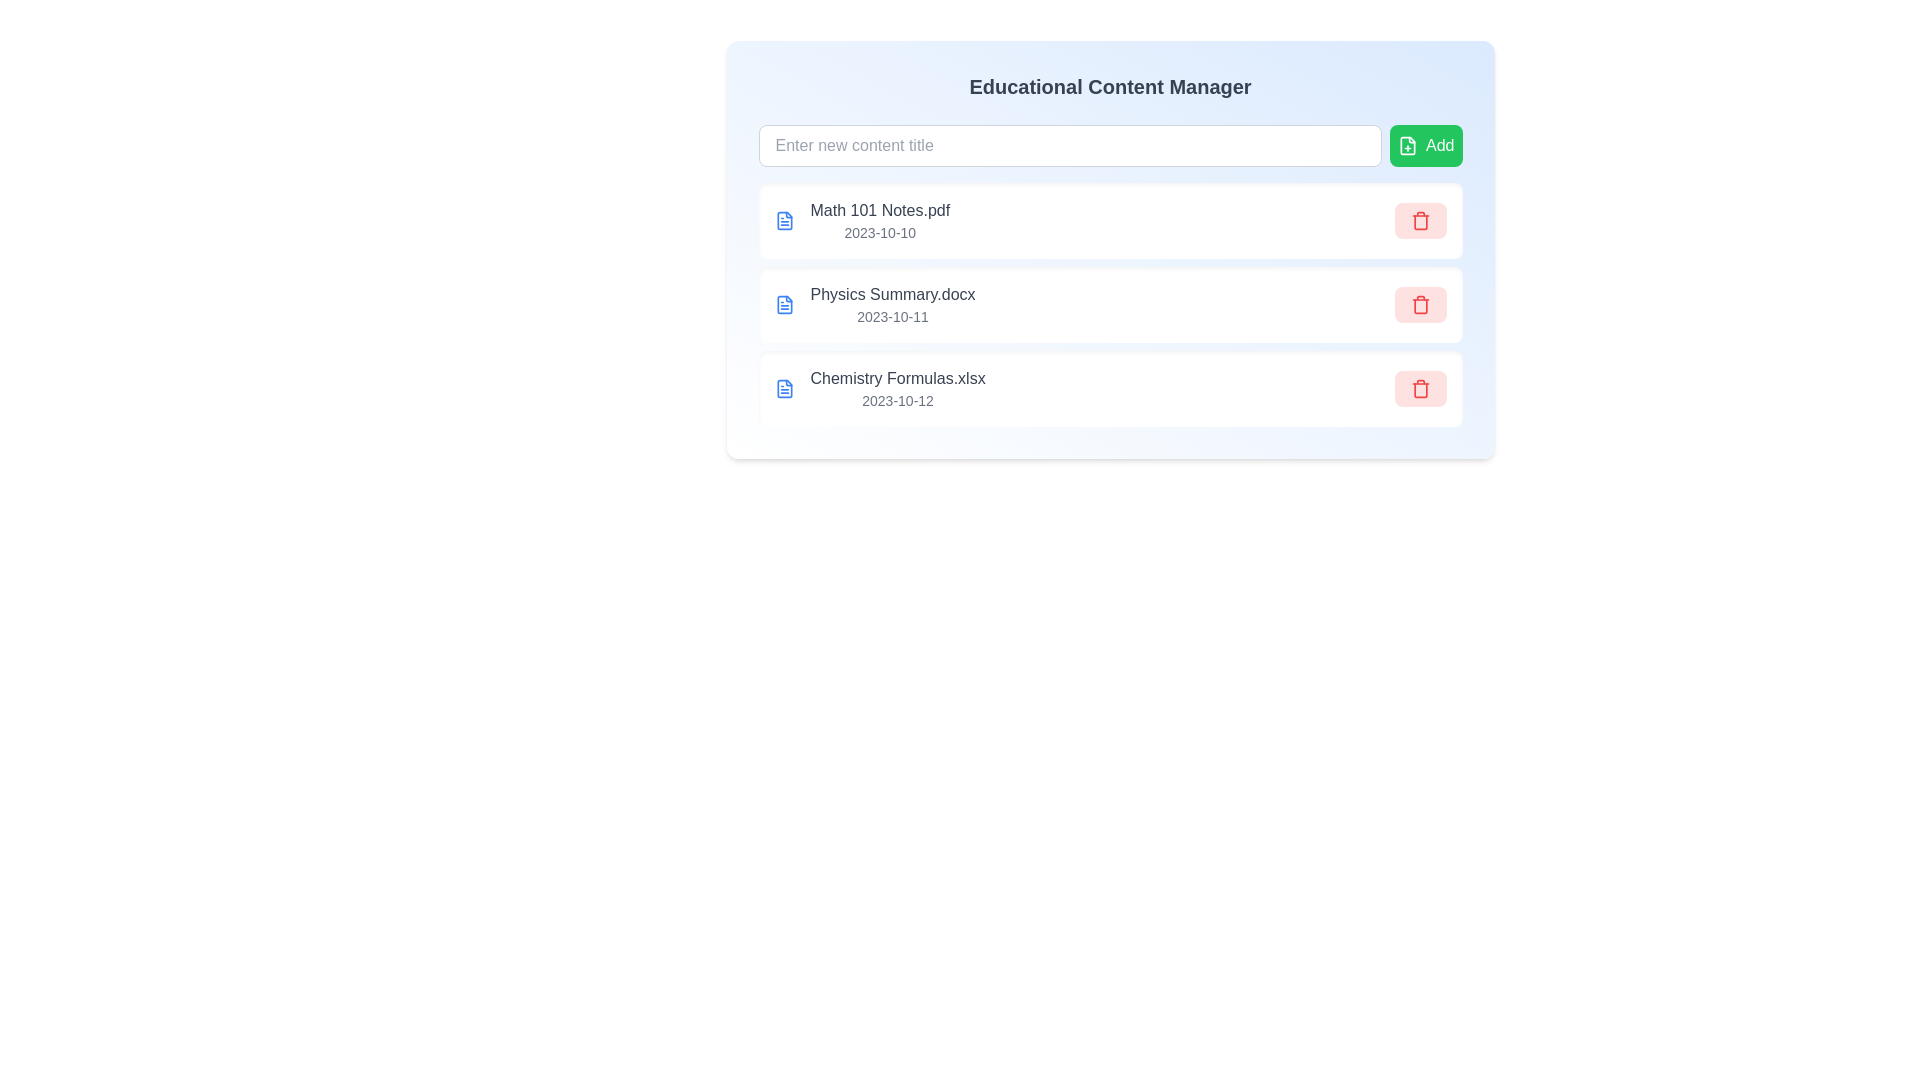  Describe the element at coordinates (1419, 390) in the screenshot. I see `the trash bin icon in the third row of the file list` at that location.